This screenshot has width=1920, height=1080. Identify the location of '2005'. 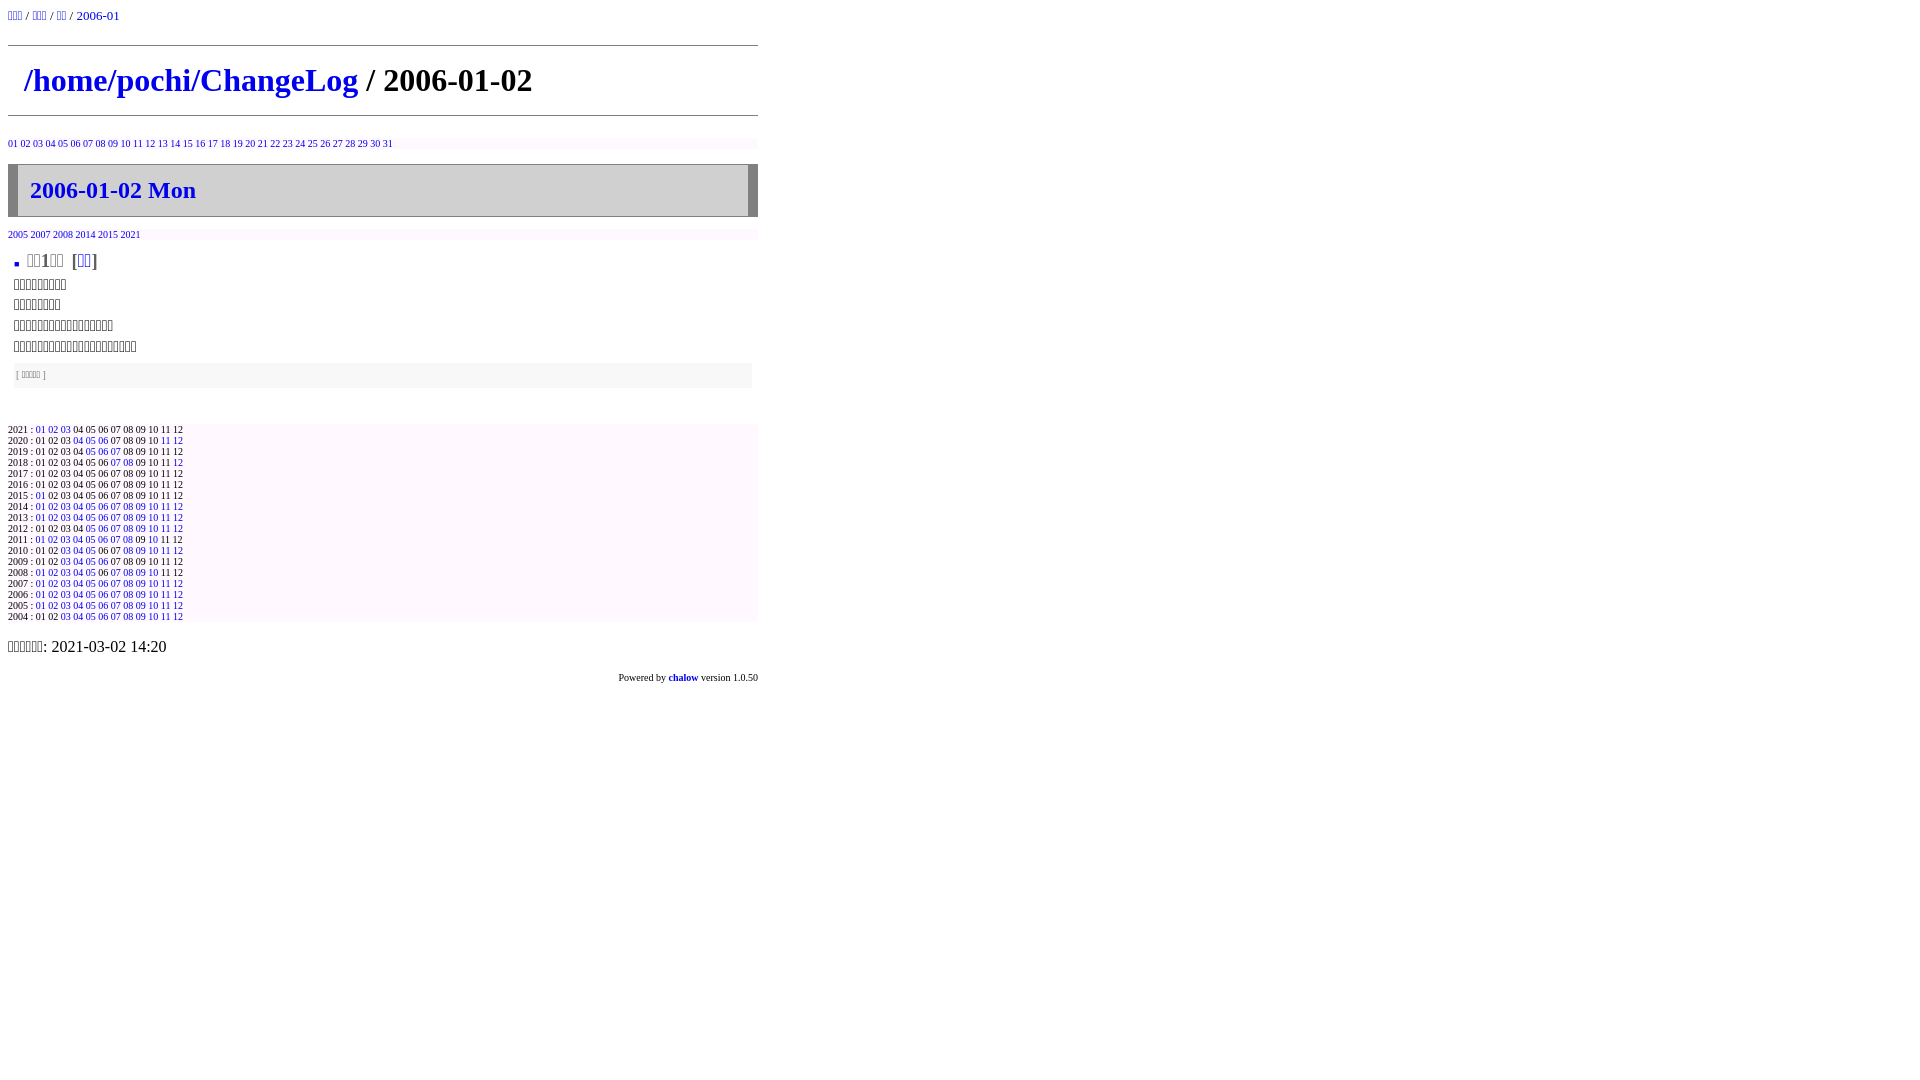
(18, 233).